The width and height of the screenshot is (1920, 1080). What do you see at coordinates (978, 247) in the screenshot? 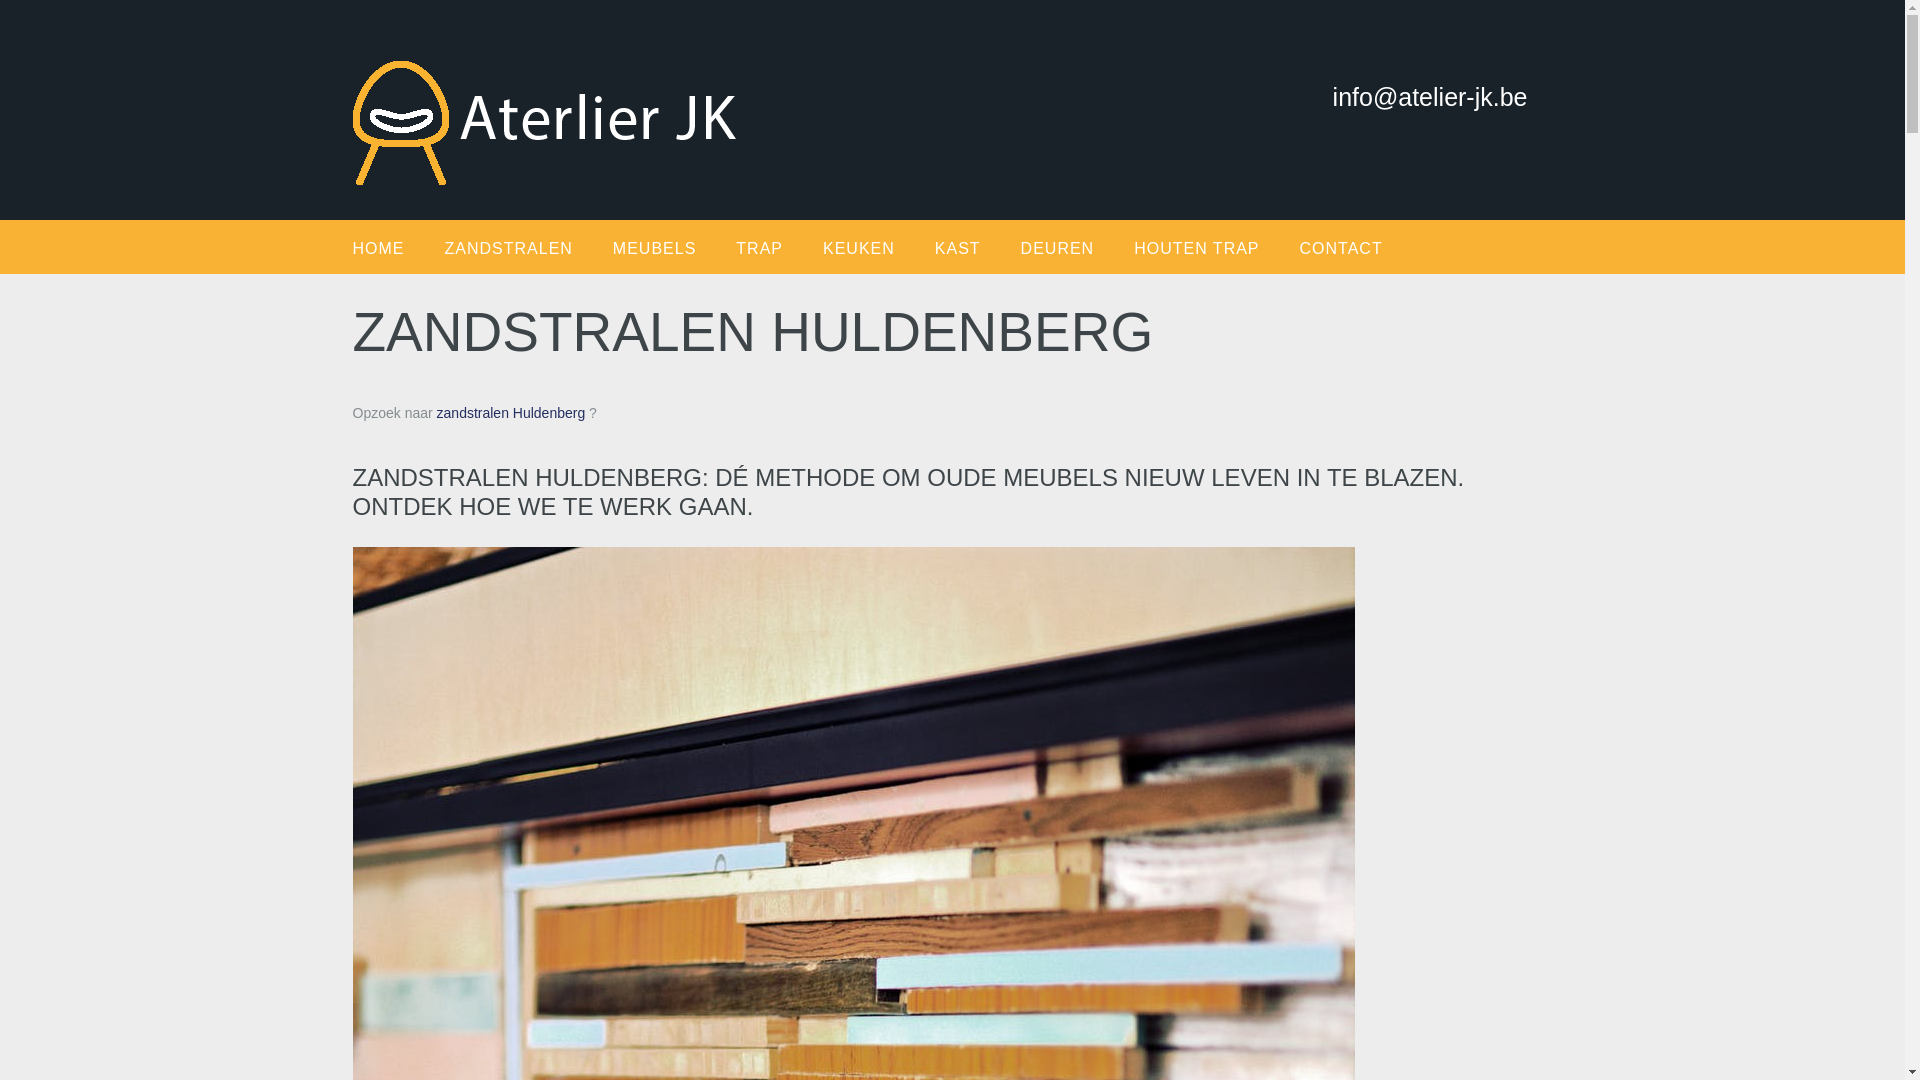
I see `'KAST'` at bounding box center [978, 247].